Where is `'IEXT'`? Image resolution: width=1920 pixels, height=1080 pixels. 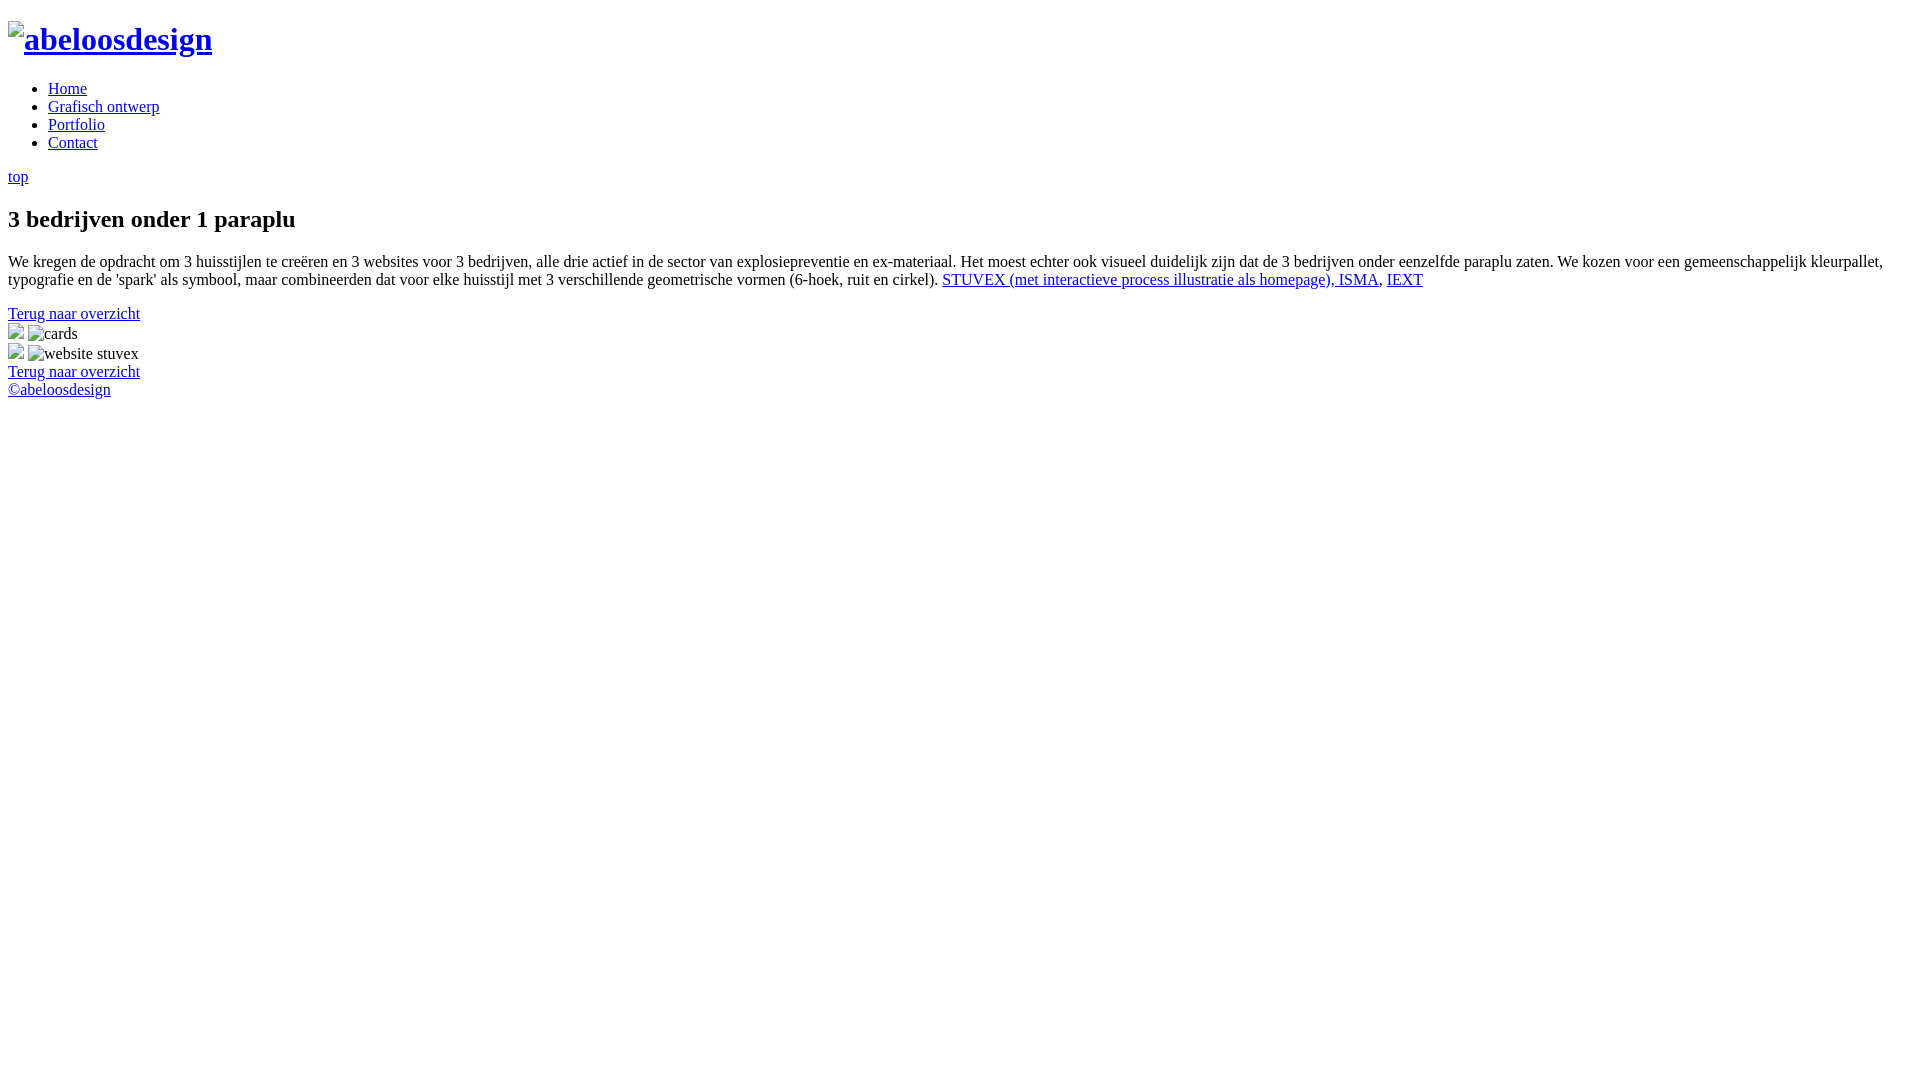 'IEXT' is located at coordinates (1404, 279).